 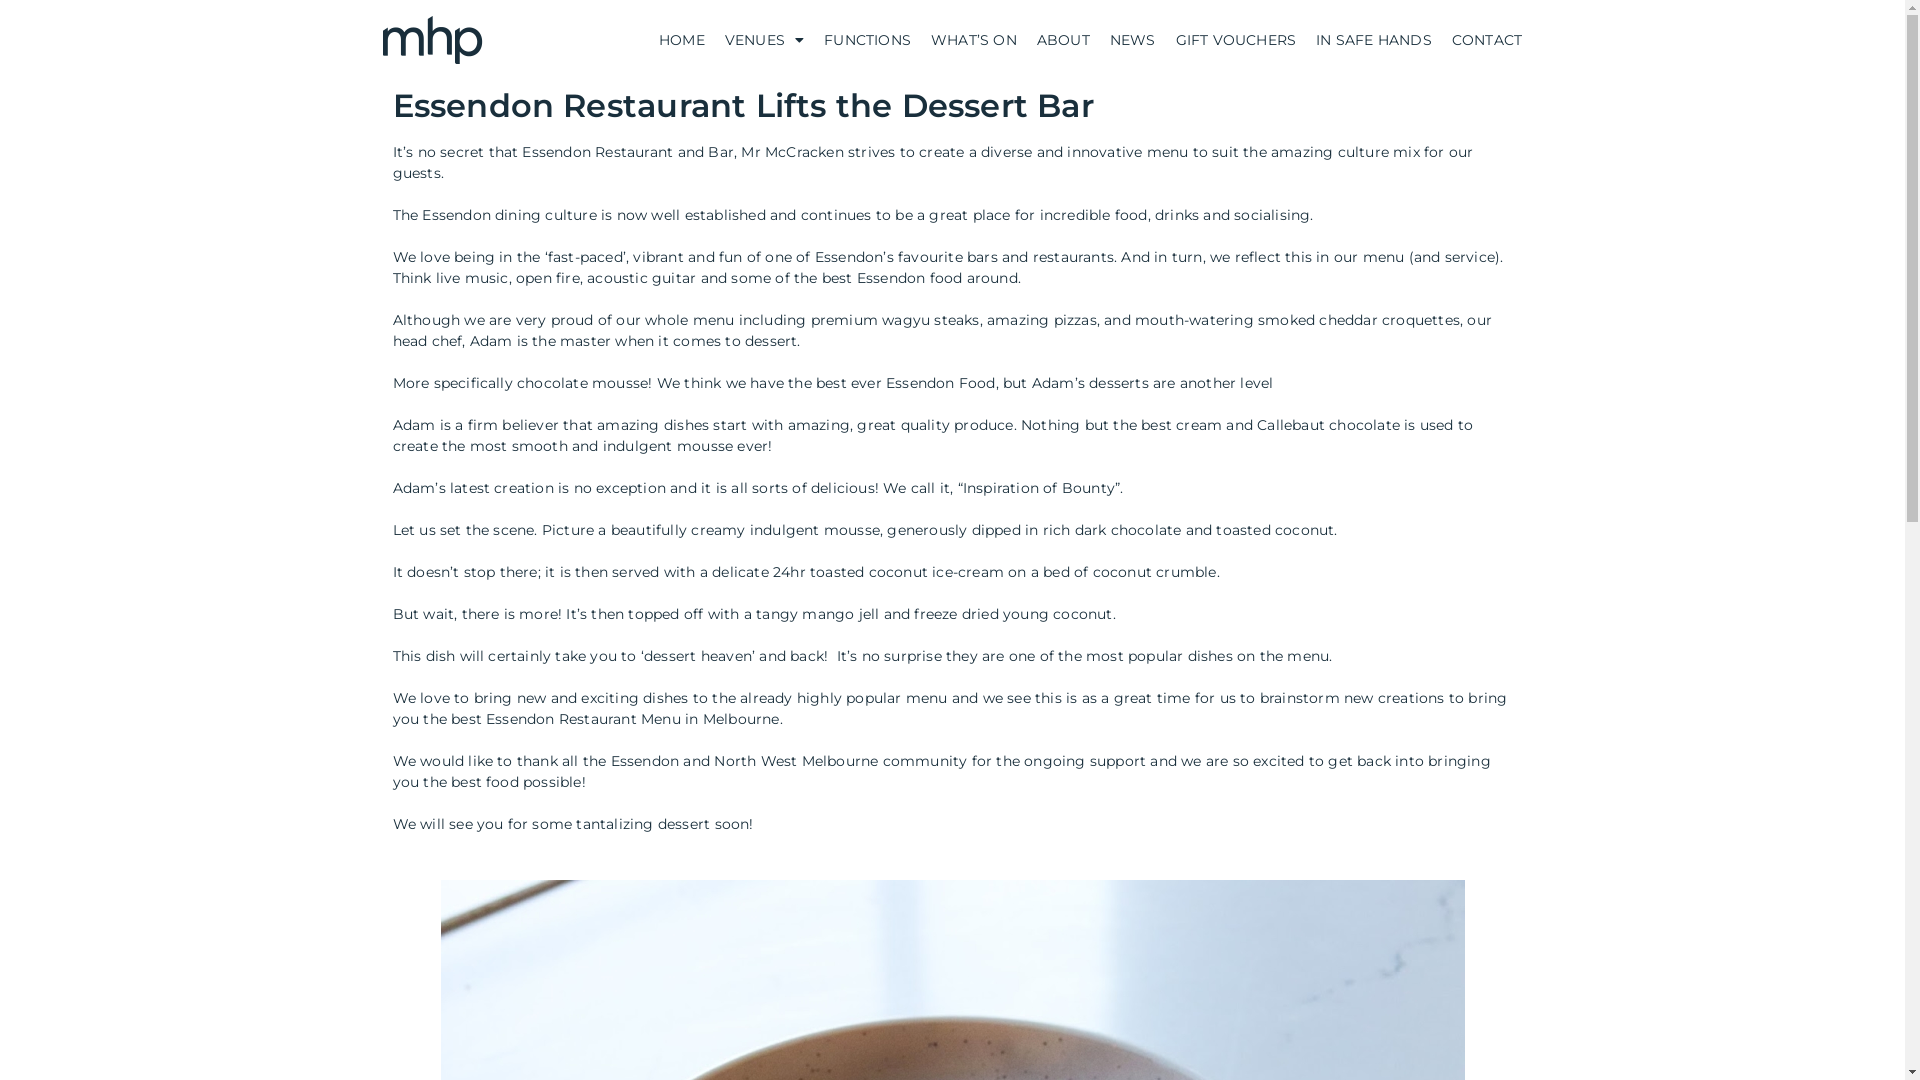 I want to click on 'FUNCTIONS', so click(x=824, y=39).